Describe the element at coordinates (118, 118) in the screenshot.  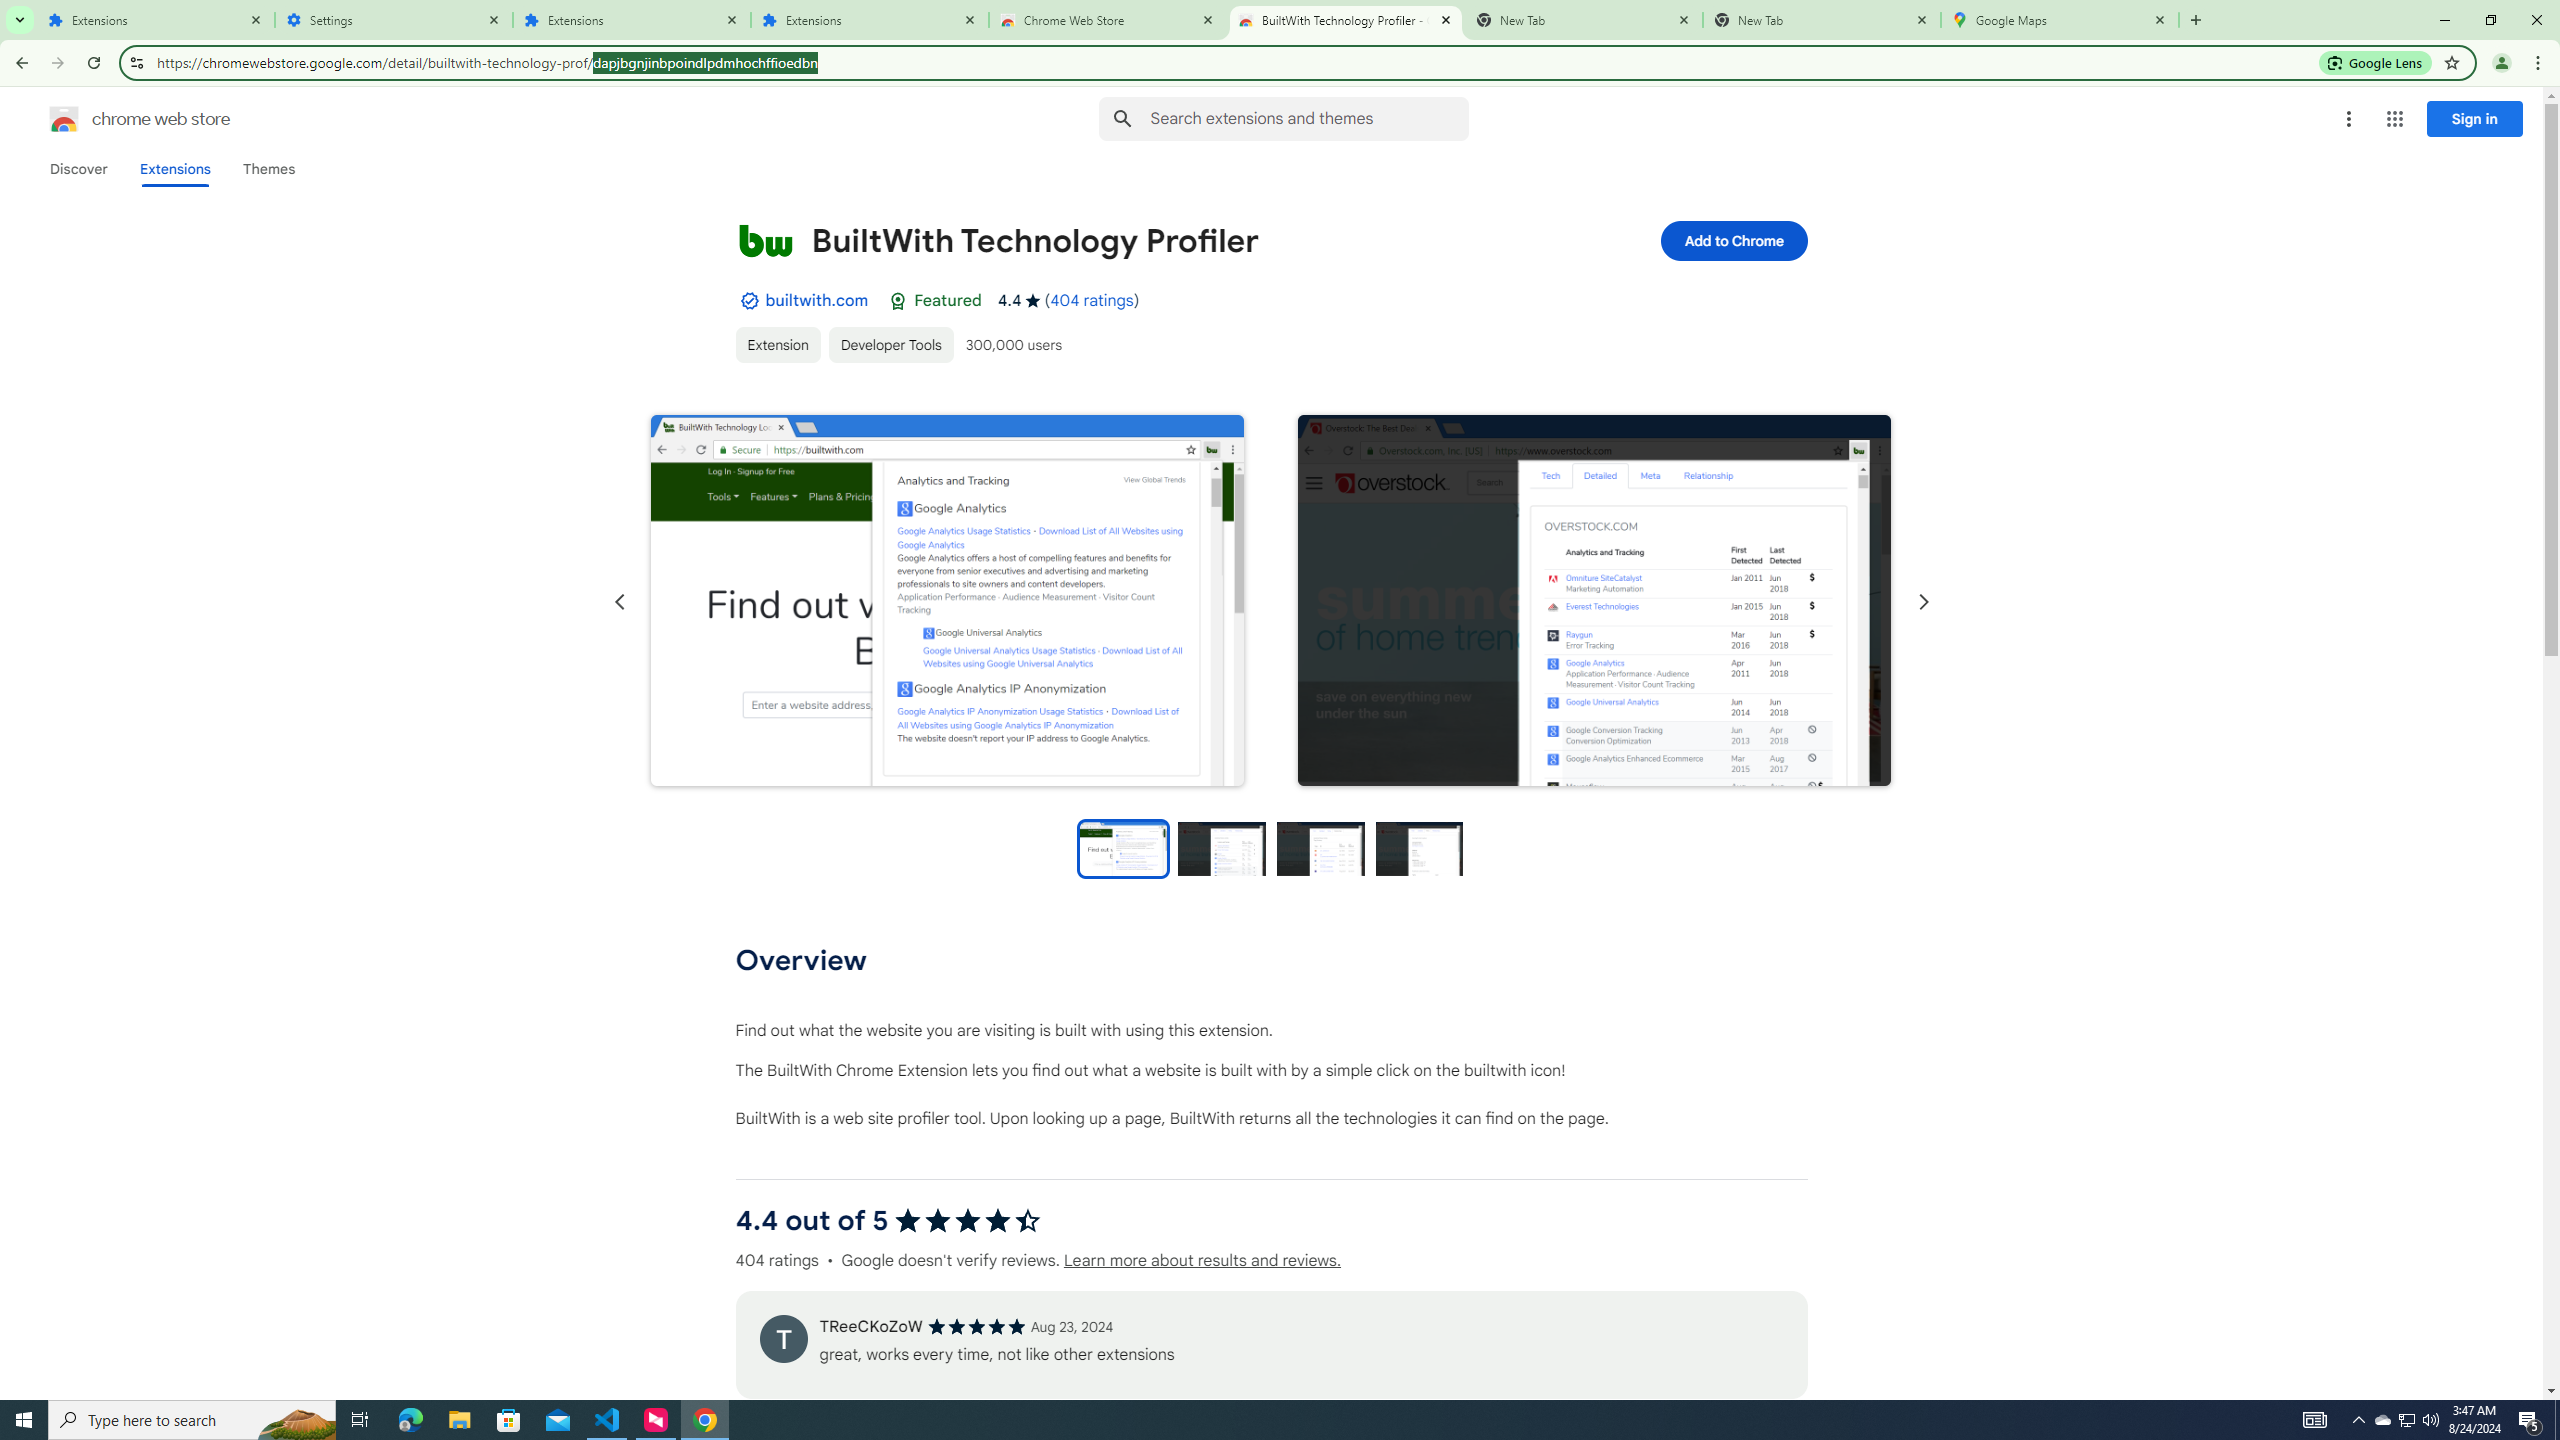
I see `'Chrome Web Store logo chrome web store'` at that location.